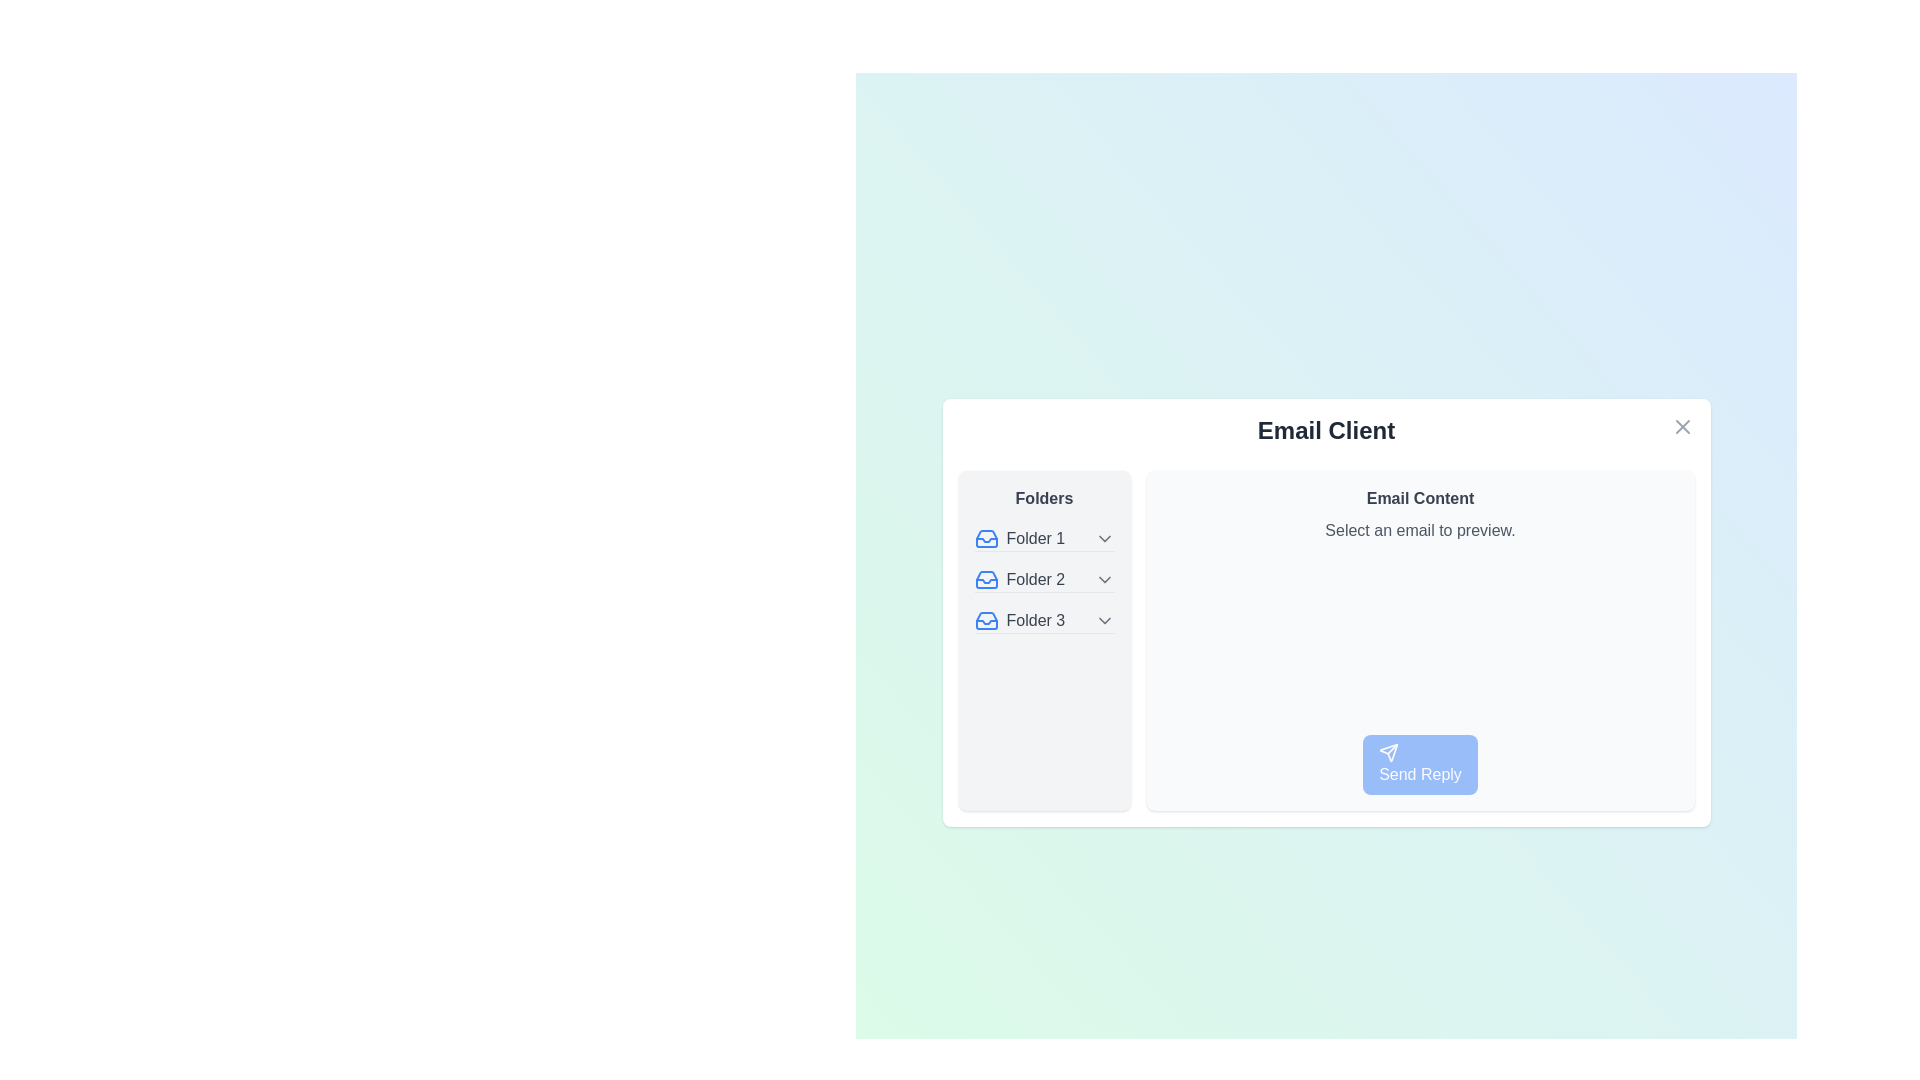  I want to click on the 'Email Client' label text positioned at the top-center of the dialog interface, below the close button, so click(1326, 430).